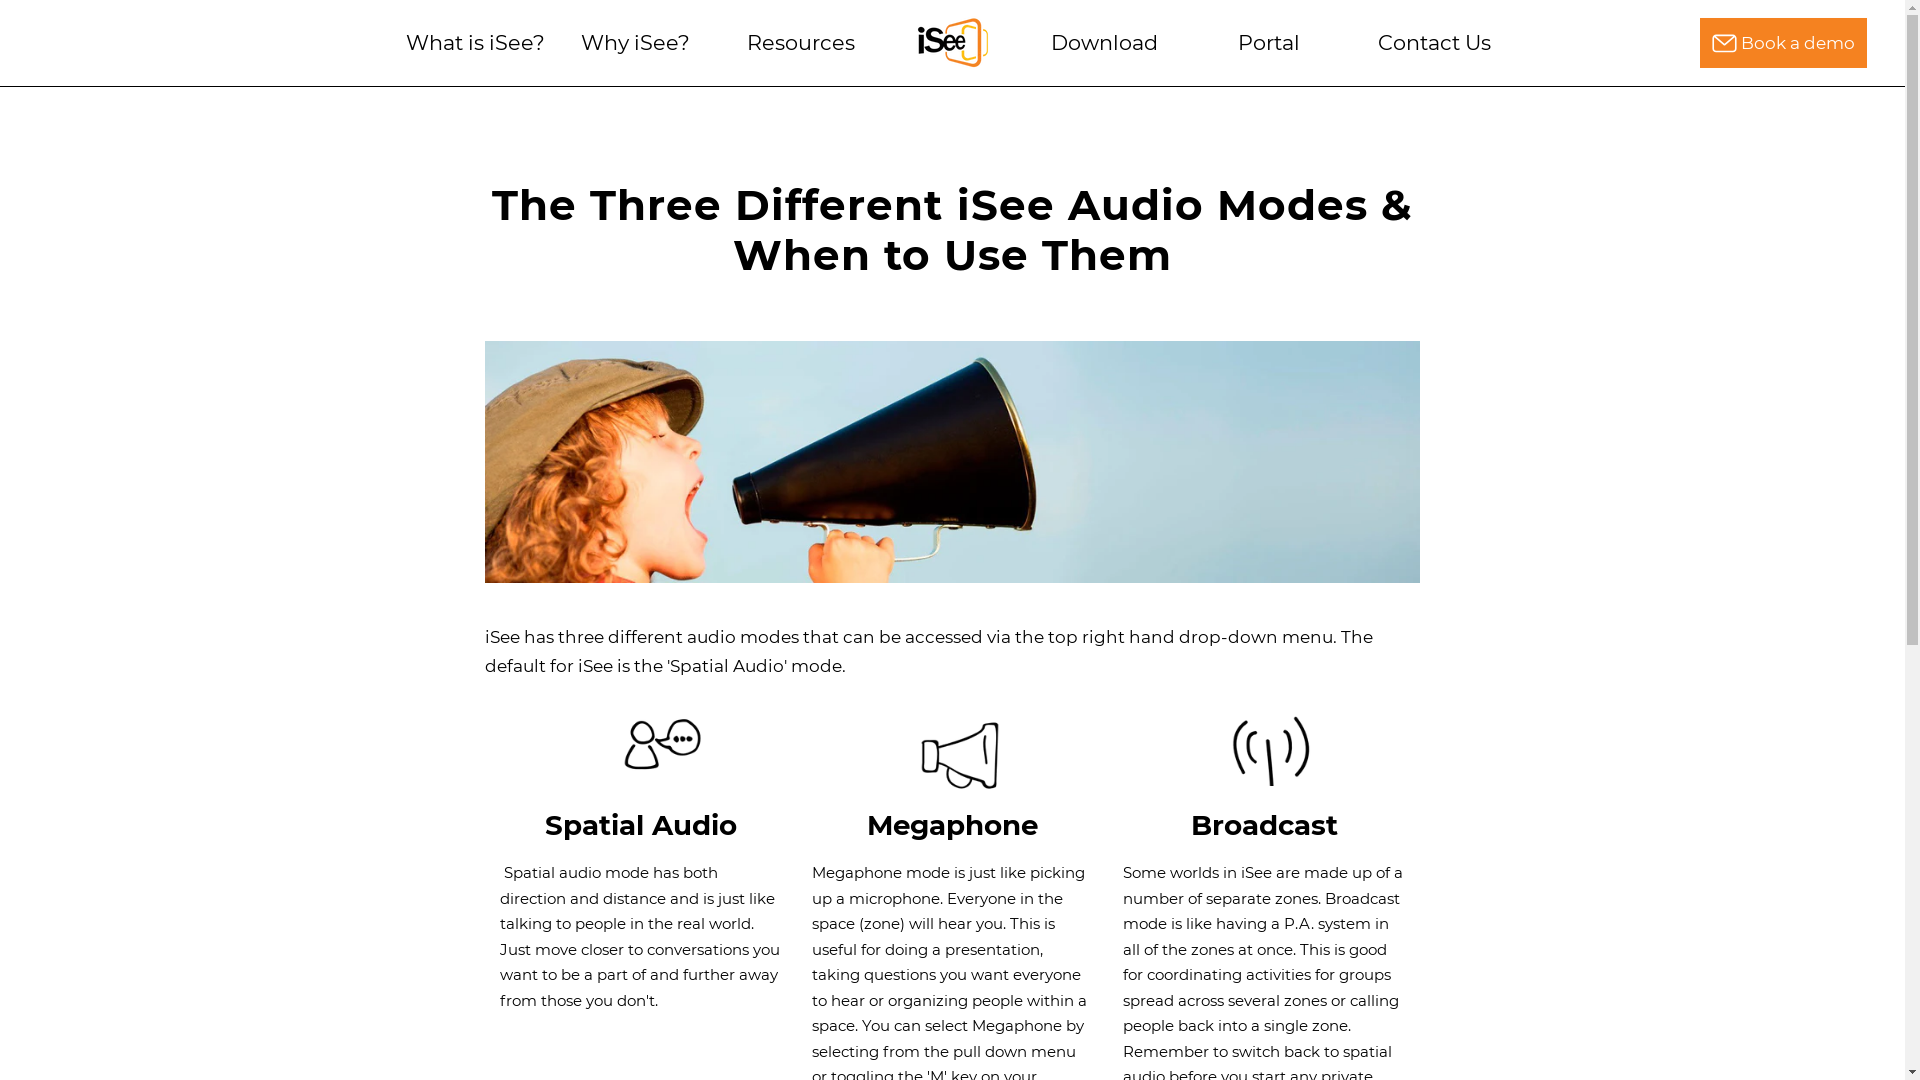  Describe the element at coordinates (0, 79) in the screenshot. I see `'Skip to content'` at that location.